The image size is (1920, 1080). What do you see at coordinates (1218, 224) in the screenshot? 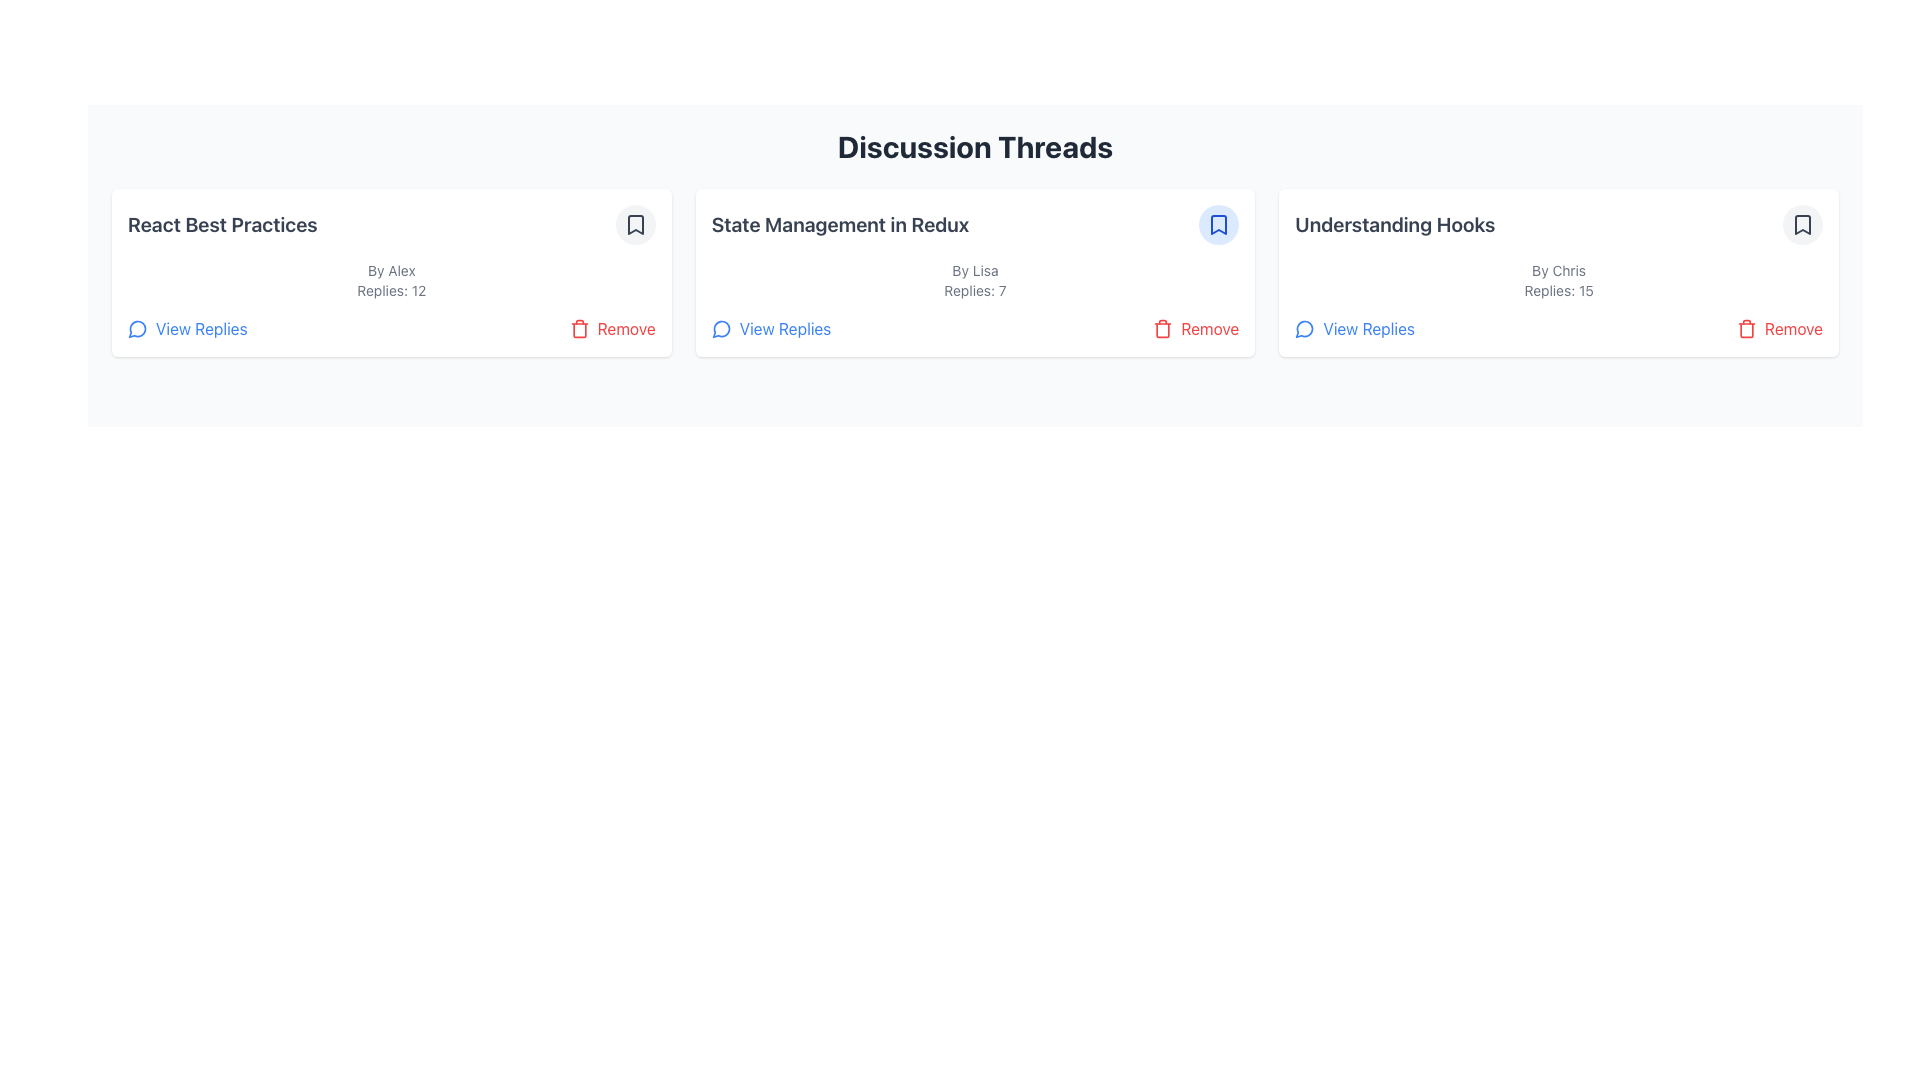
I see `the bookmark icon button with a blue outline located at the top-right corner of the card titled 'State Management in Redux' to bookmark the discussion` at bounding box center [1218, 224].